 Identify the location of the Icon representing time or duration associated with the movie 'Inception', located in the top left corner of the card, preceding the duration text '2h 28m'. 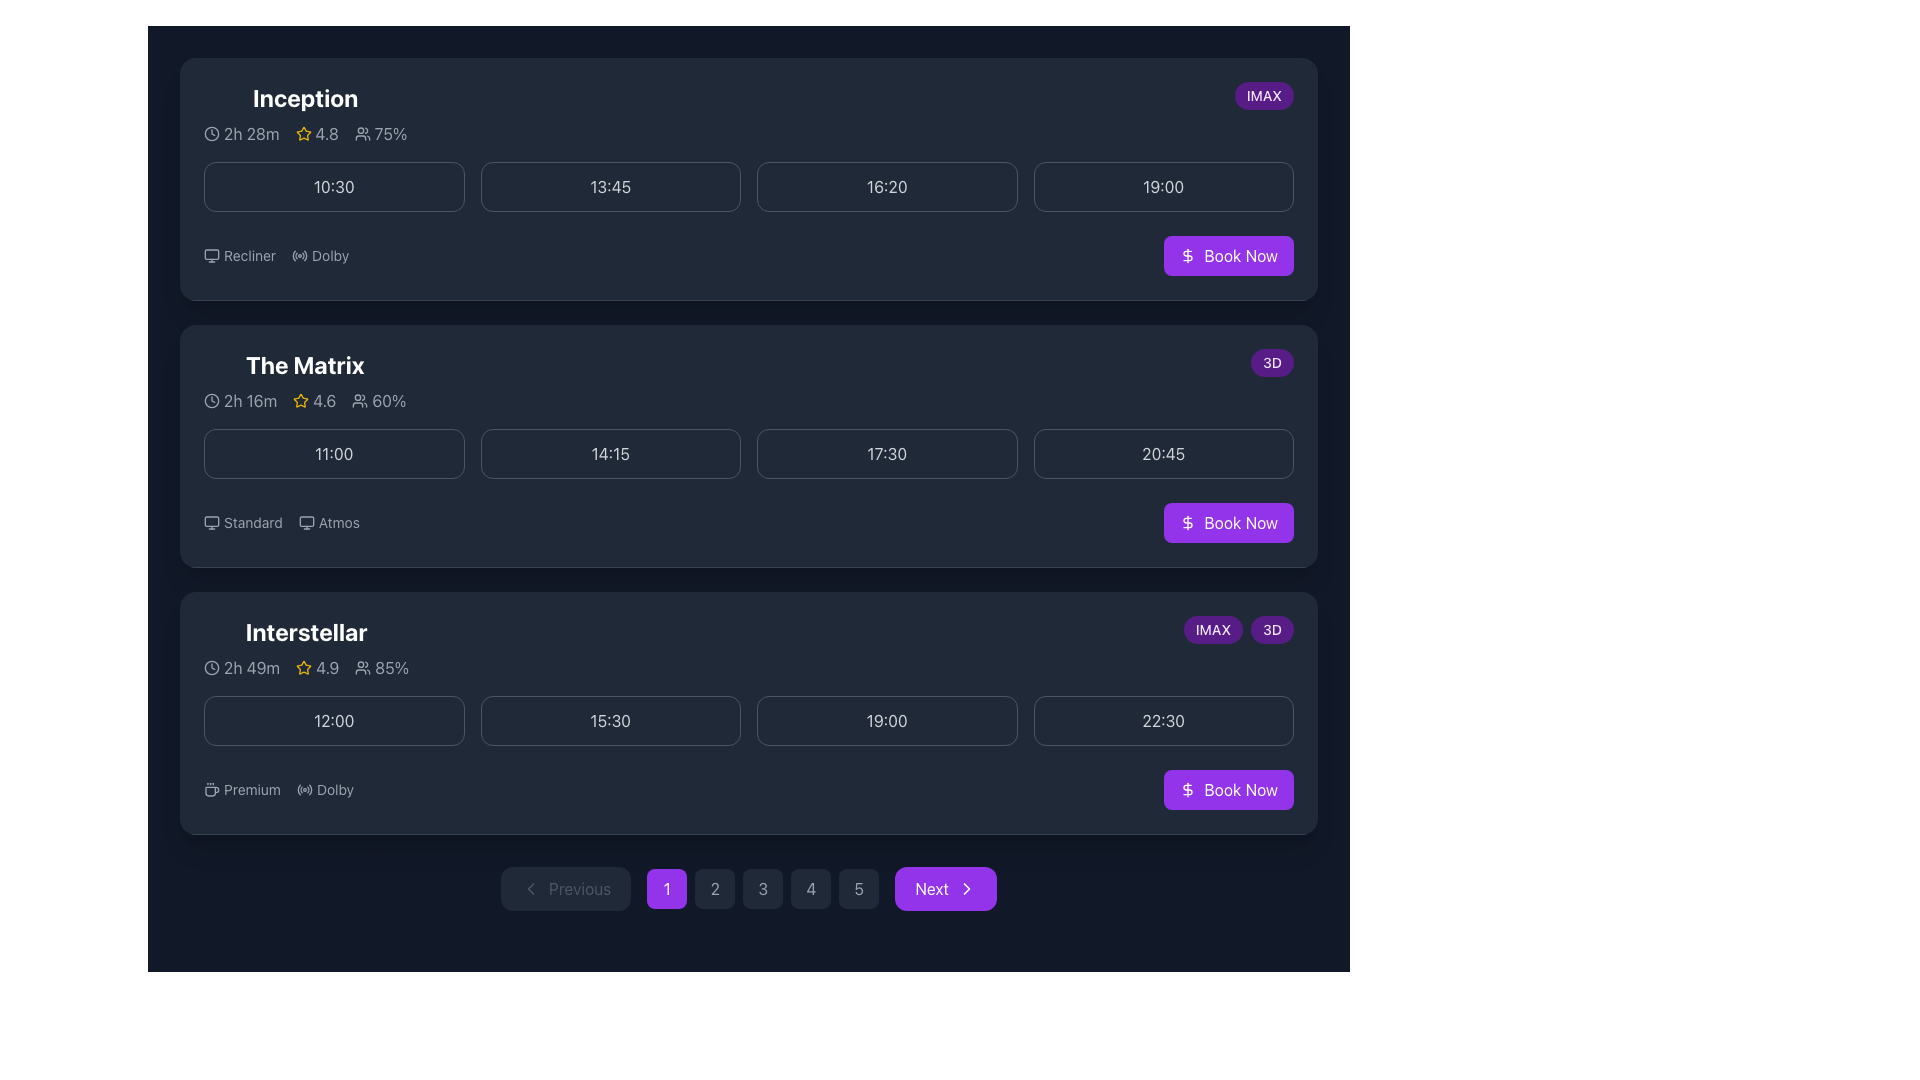
(211, 134).